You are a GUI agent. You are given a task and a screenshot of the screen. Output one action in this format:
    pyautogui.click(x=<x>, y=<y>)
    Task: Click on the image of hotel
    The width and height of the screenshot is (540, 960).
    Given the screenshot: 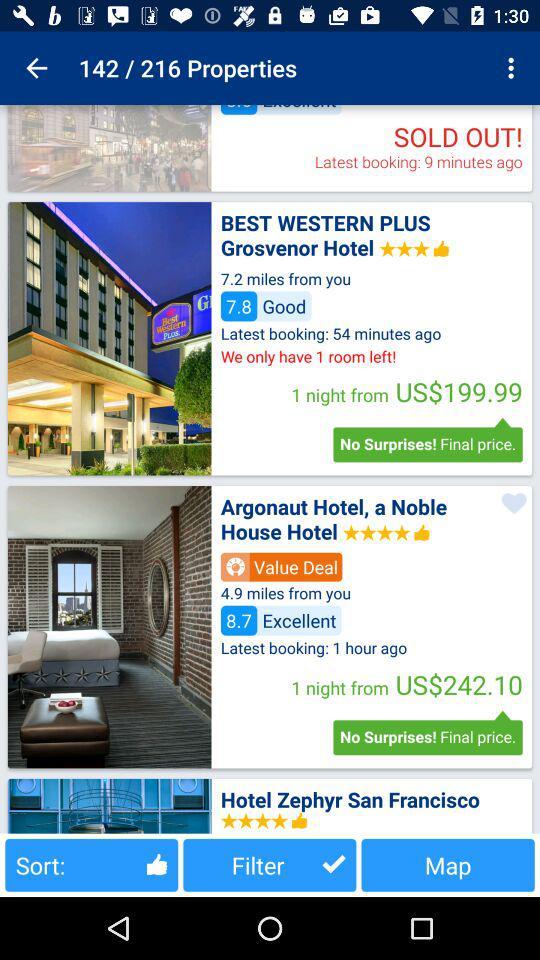 What is the action you would take?
    pyautogui.click(x=109, y=147)
    